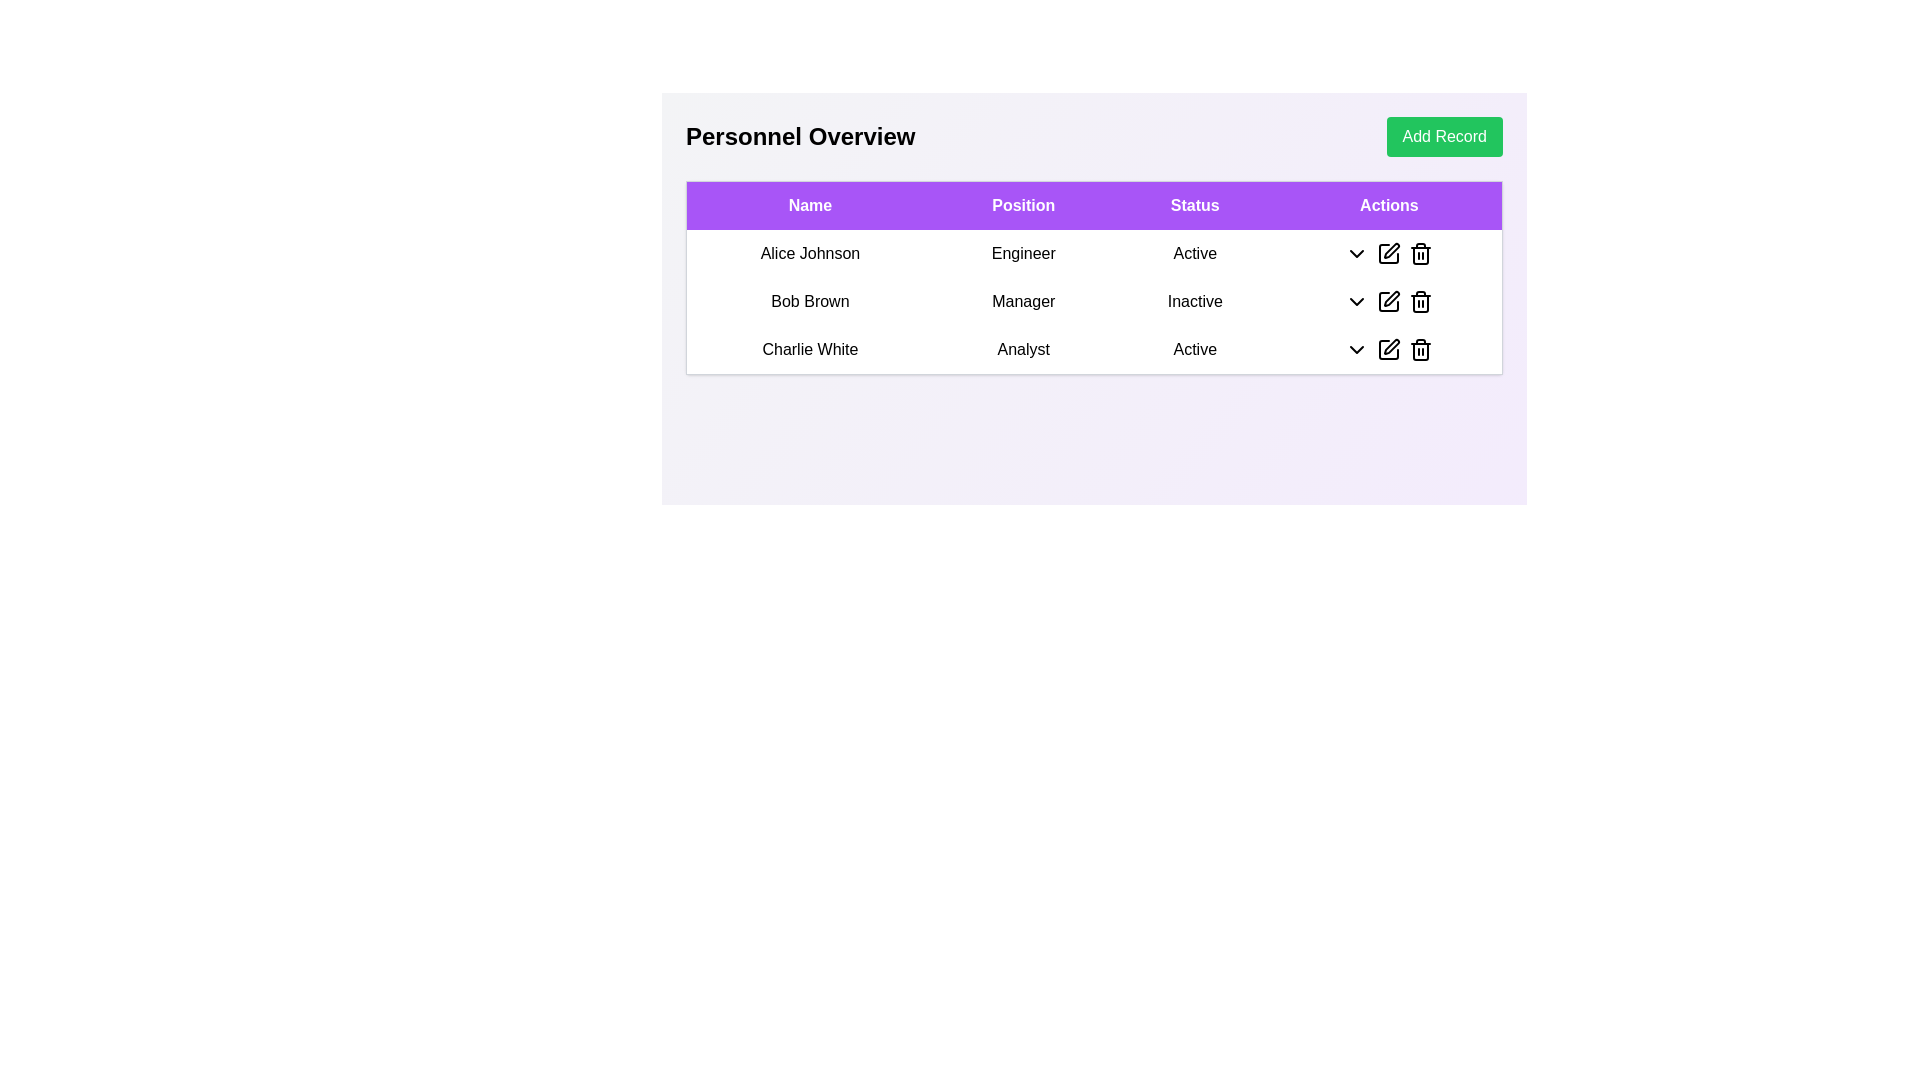 The width and height of the screenshot is (1920, 1080). What do you see at coordinates (1195, 253) in the screenshot?
I see `the 'Active' text label in the 'Status' column of the table row for user 'Alice Johnson', which is the third column in the first row` at bounding box center [1195, 253].